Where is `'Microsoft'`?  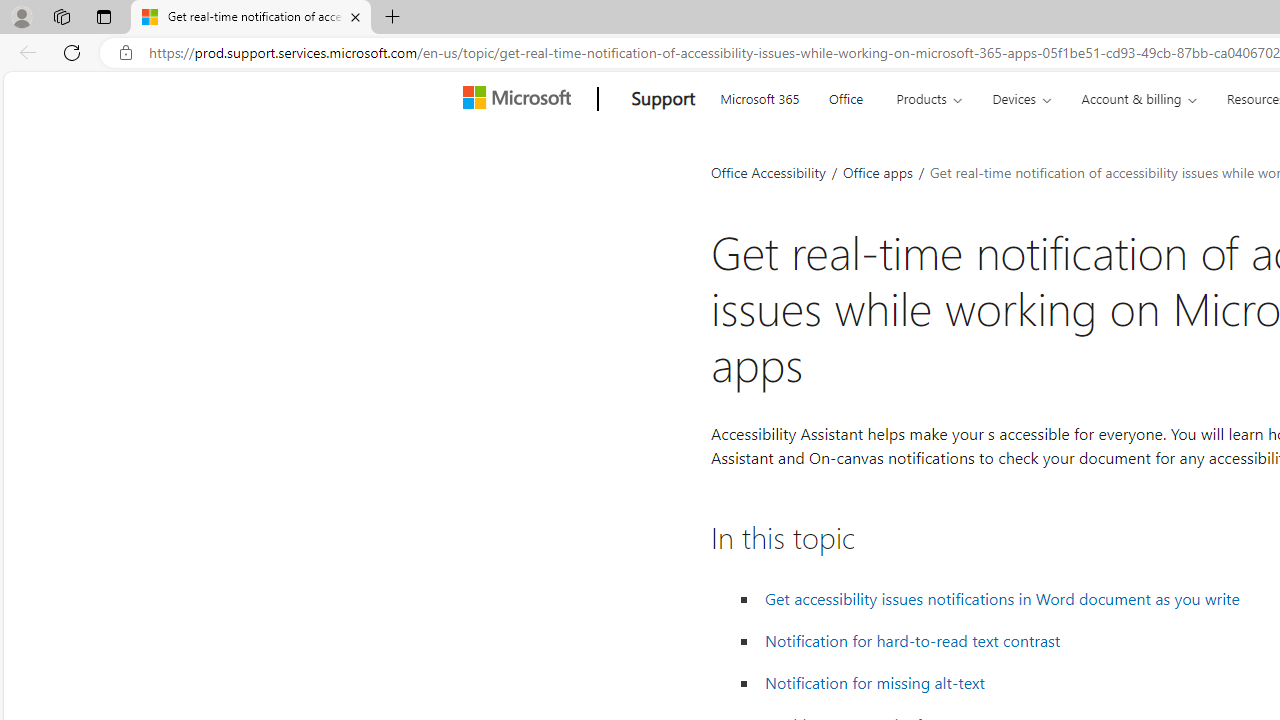
'Microsoft' is located at coordinates (520, 99).